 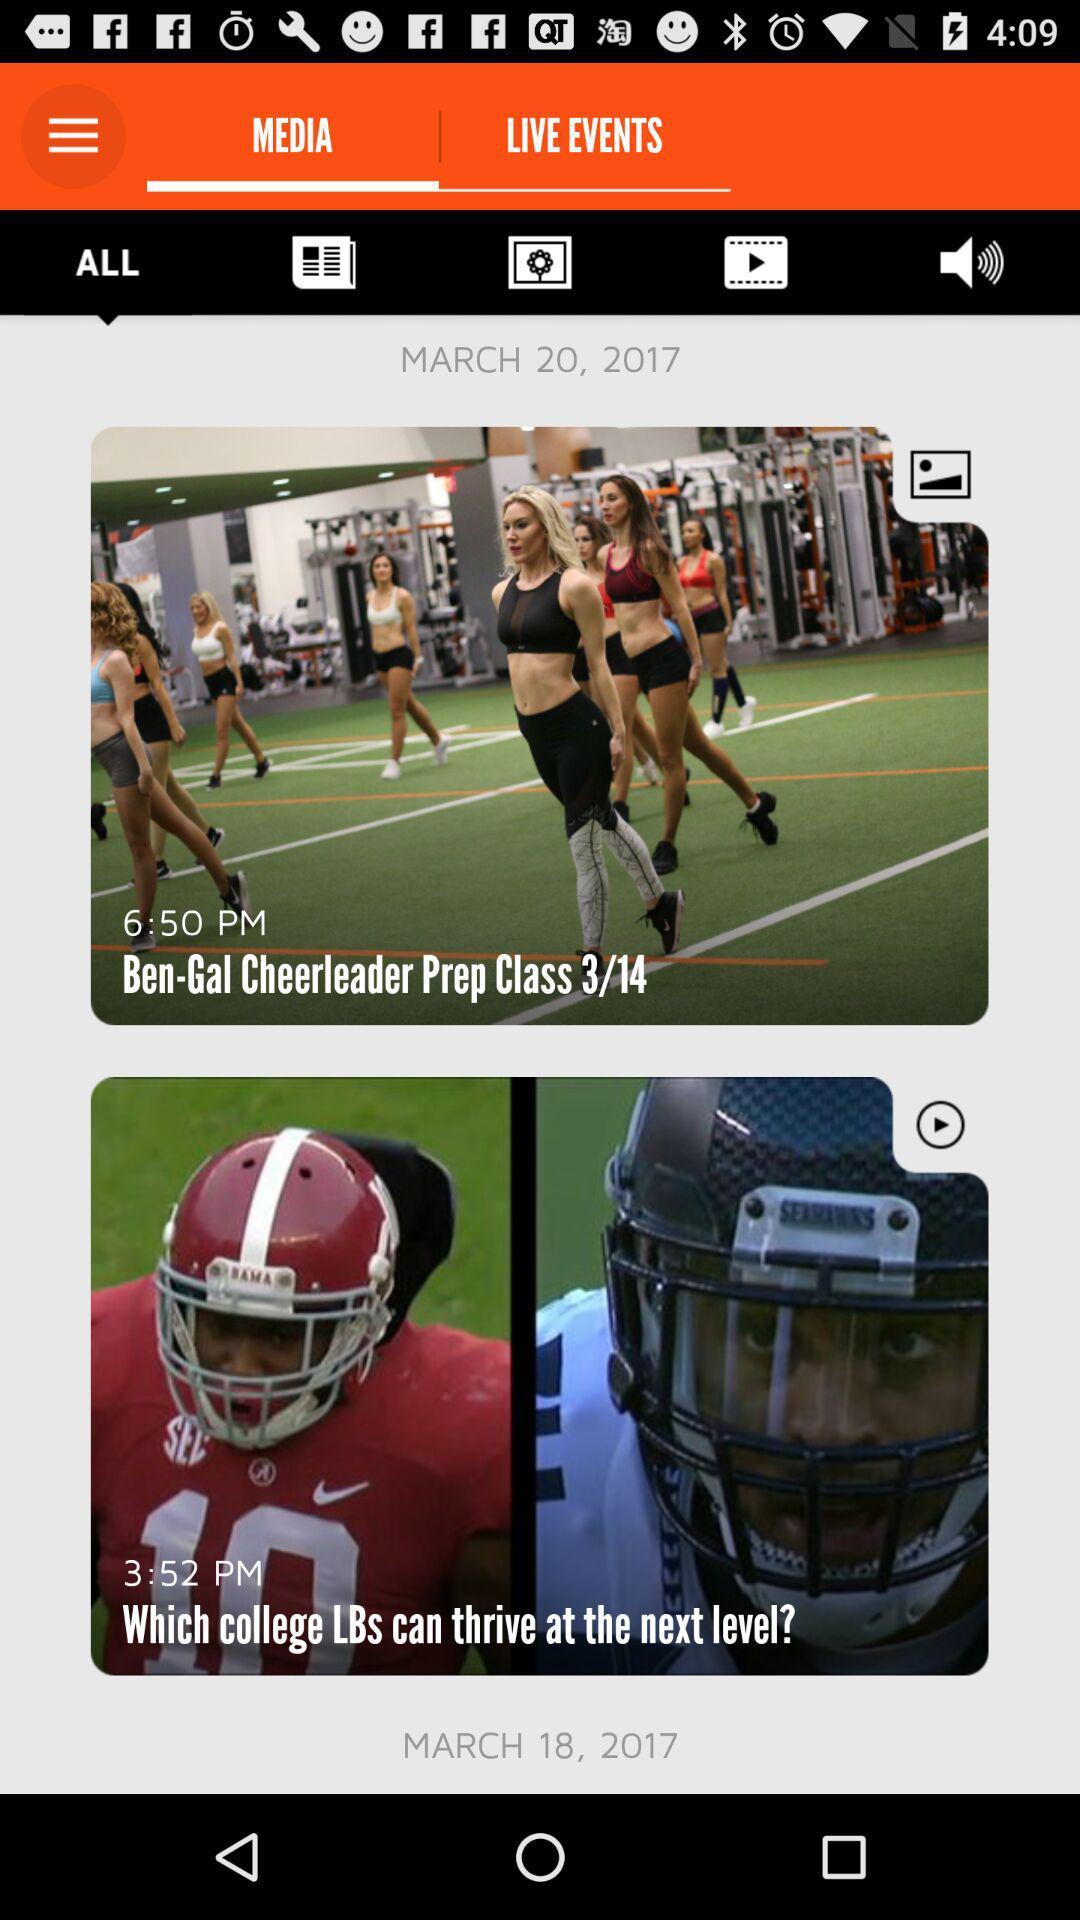 I want to click on item above the ben gal cheerleader icon, so click(x=195, y=920).